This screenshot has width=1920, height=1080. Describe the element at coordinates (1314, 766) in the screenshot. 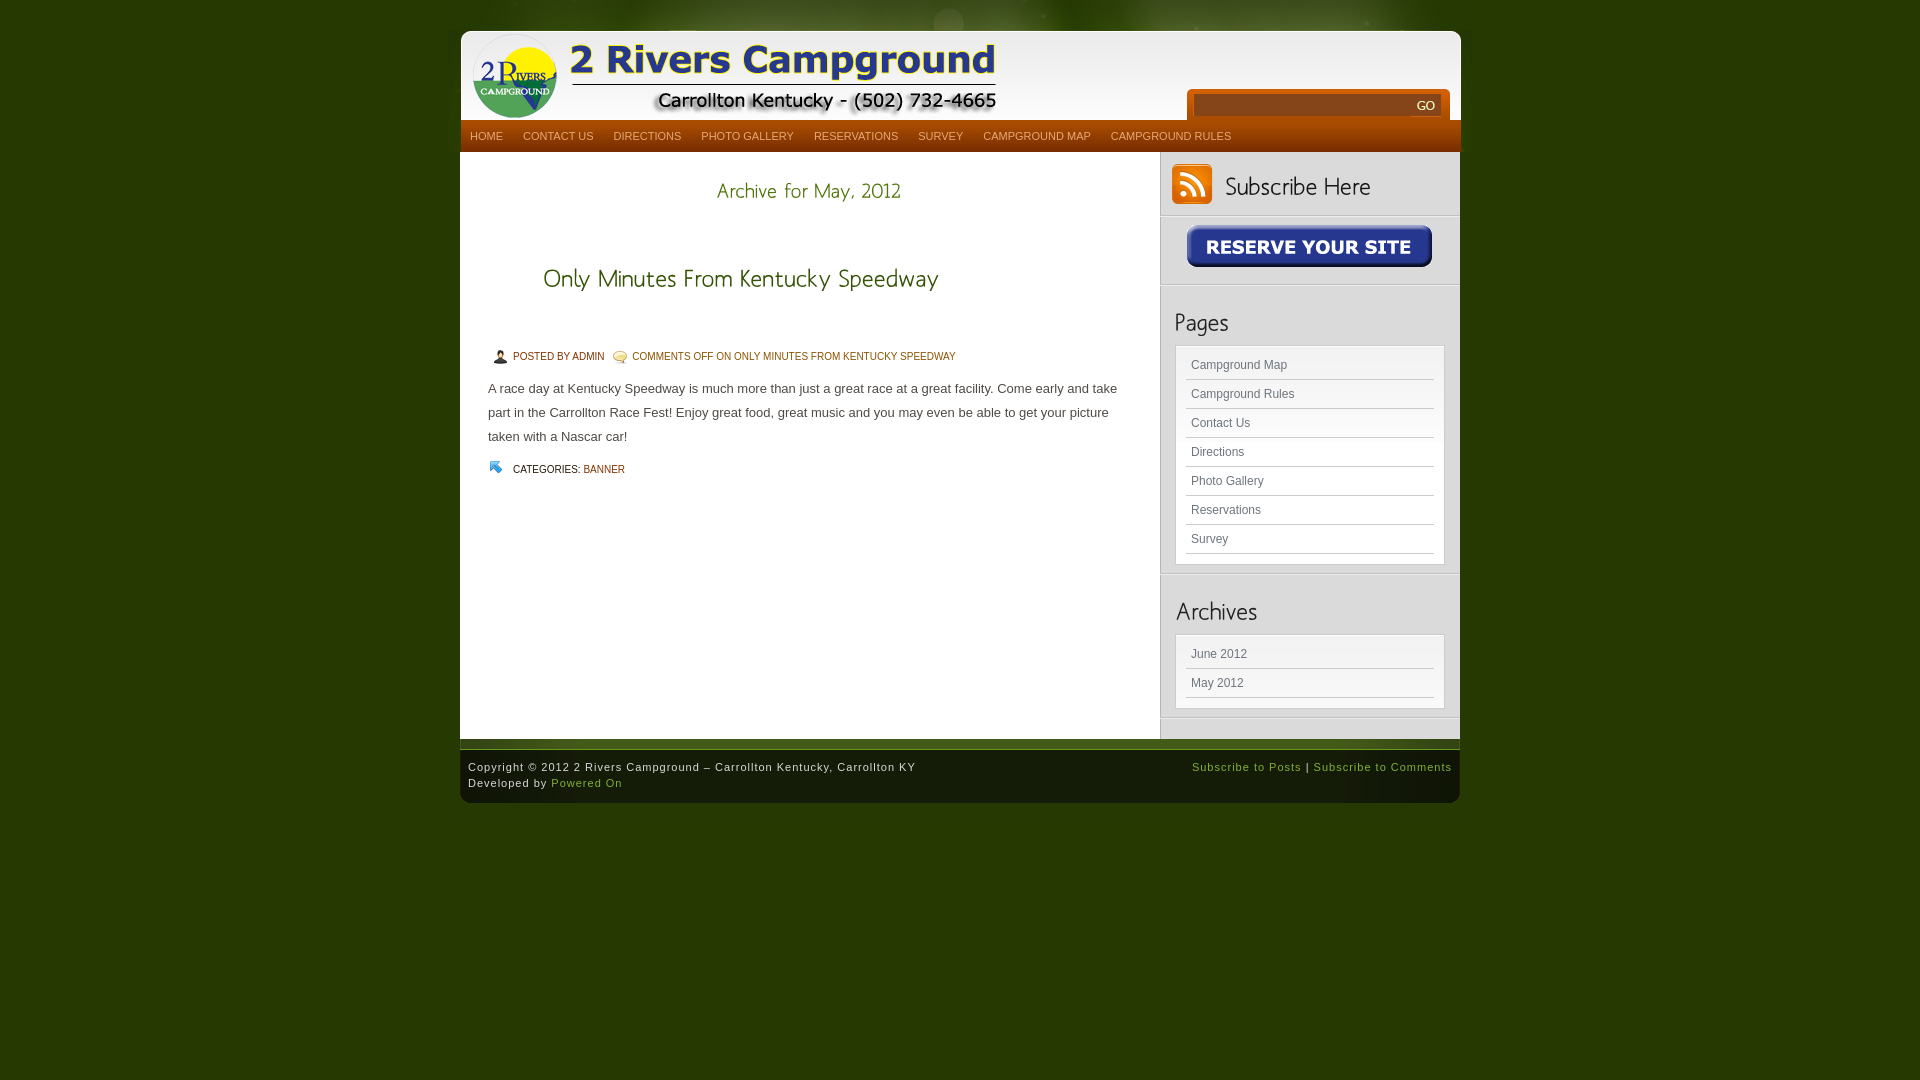

I see `'Subscribe to Comments'` at that location.